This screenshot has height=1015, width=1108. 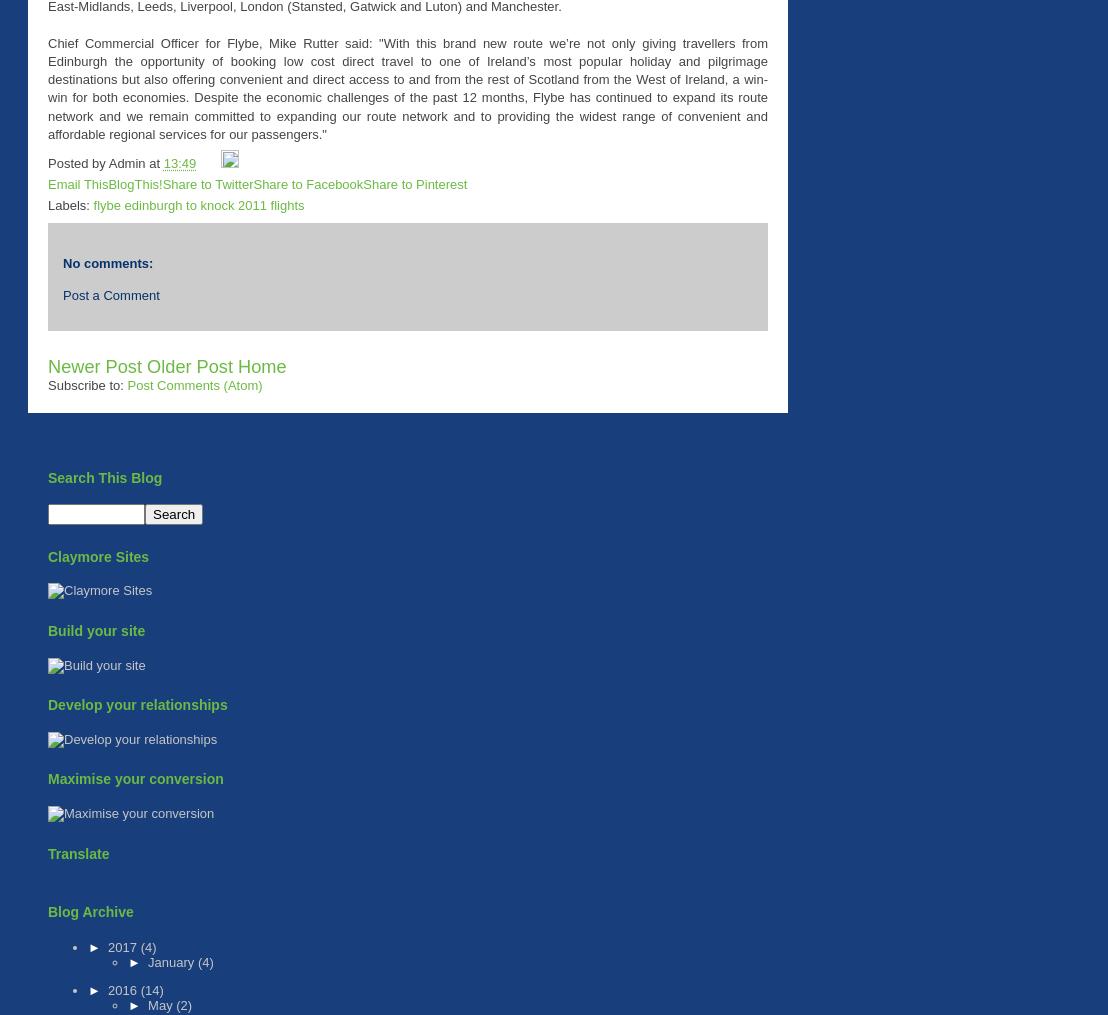 I want to click on 'Translate', so click(x=77, y=853).